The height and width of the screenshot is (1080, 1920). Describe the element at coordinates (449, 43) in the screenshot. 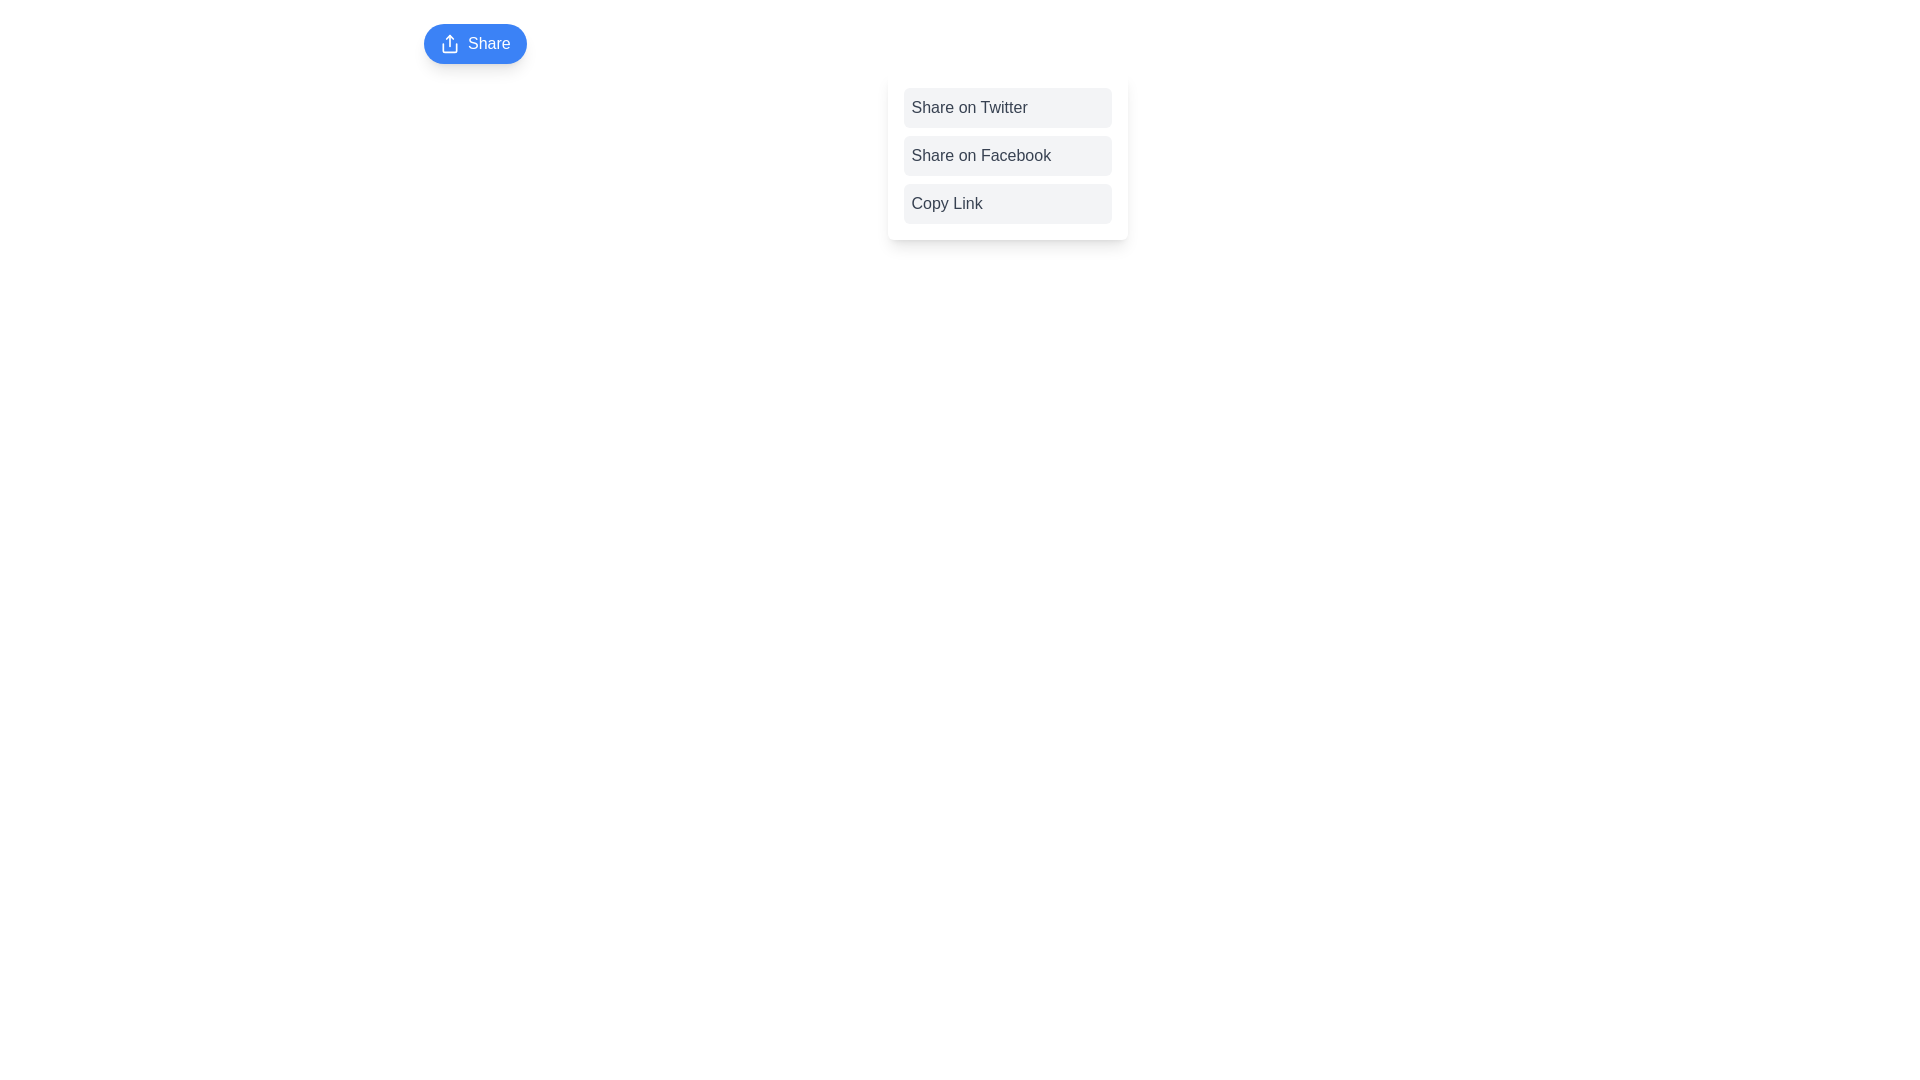

I see `the share icon located to the left of the text on the blue 'Share' button near the top-left area of the interface` at that location.